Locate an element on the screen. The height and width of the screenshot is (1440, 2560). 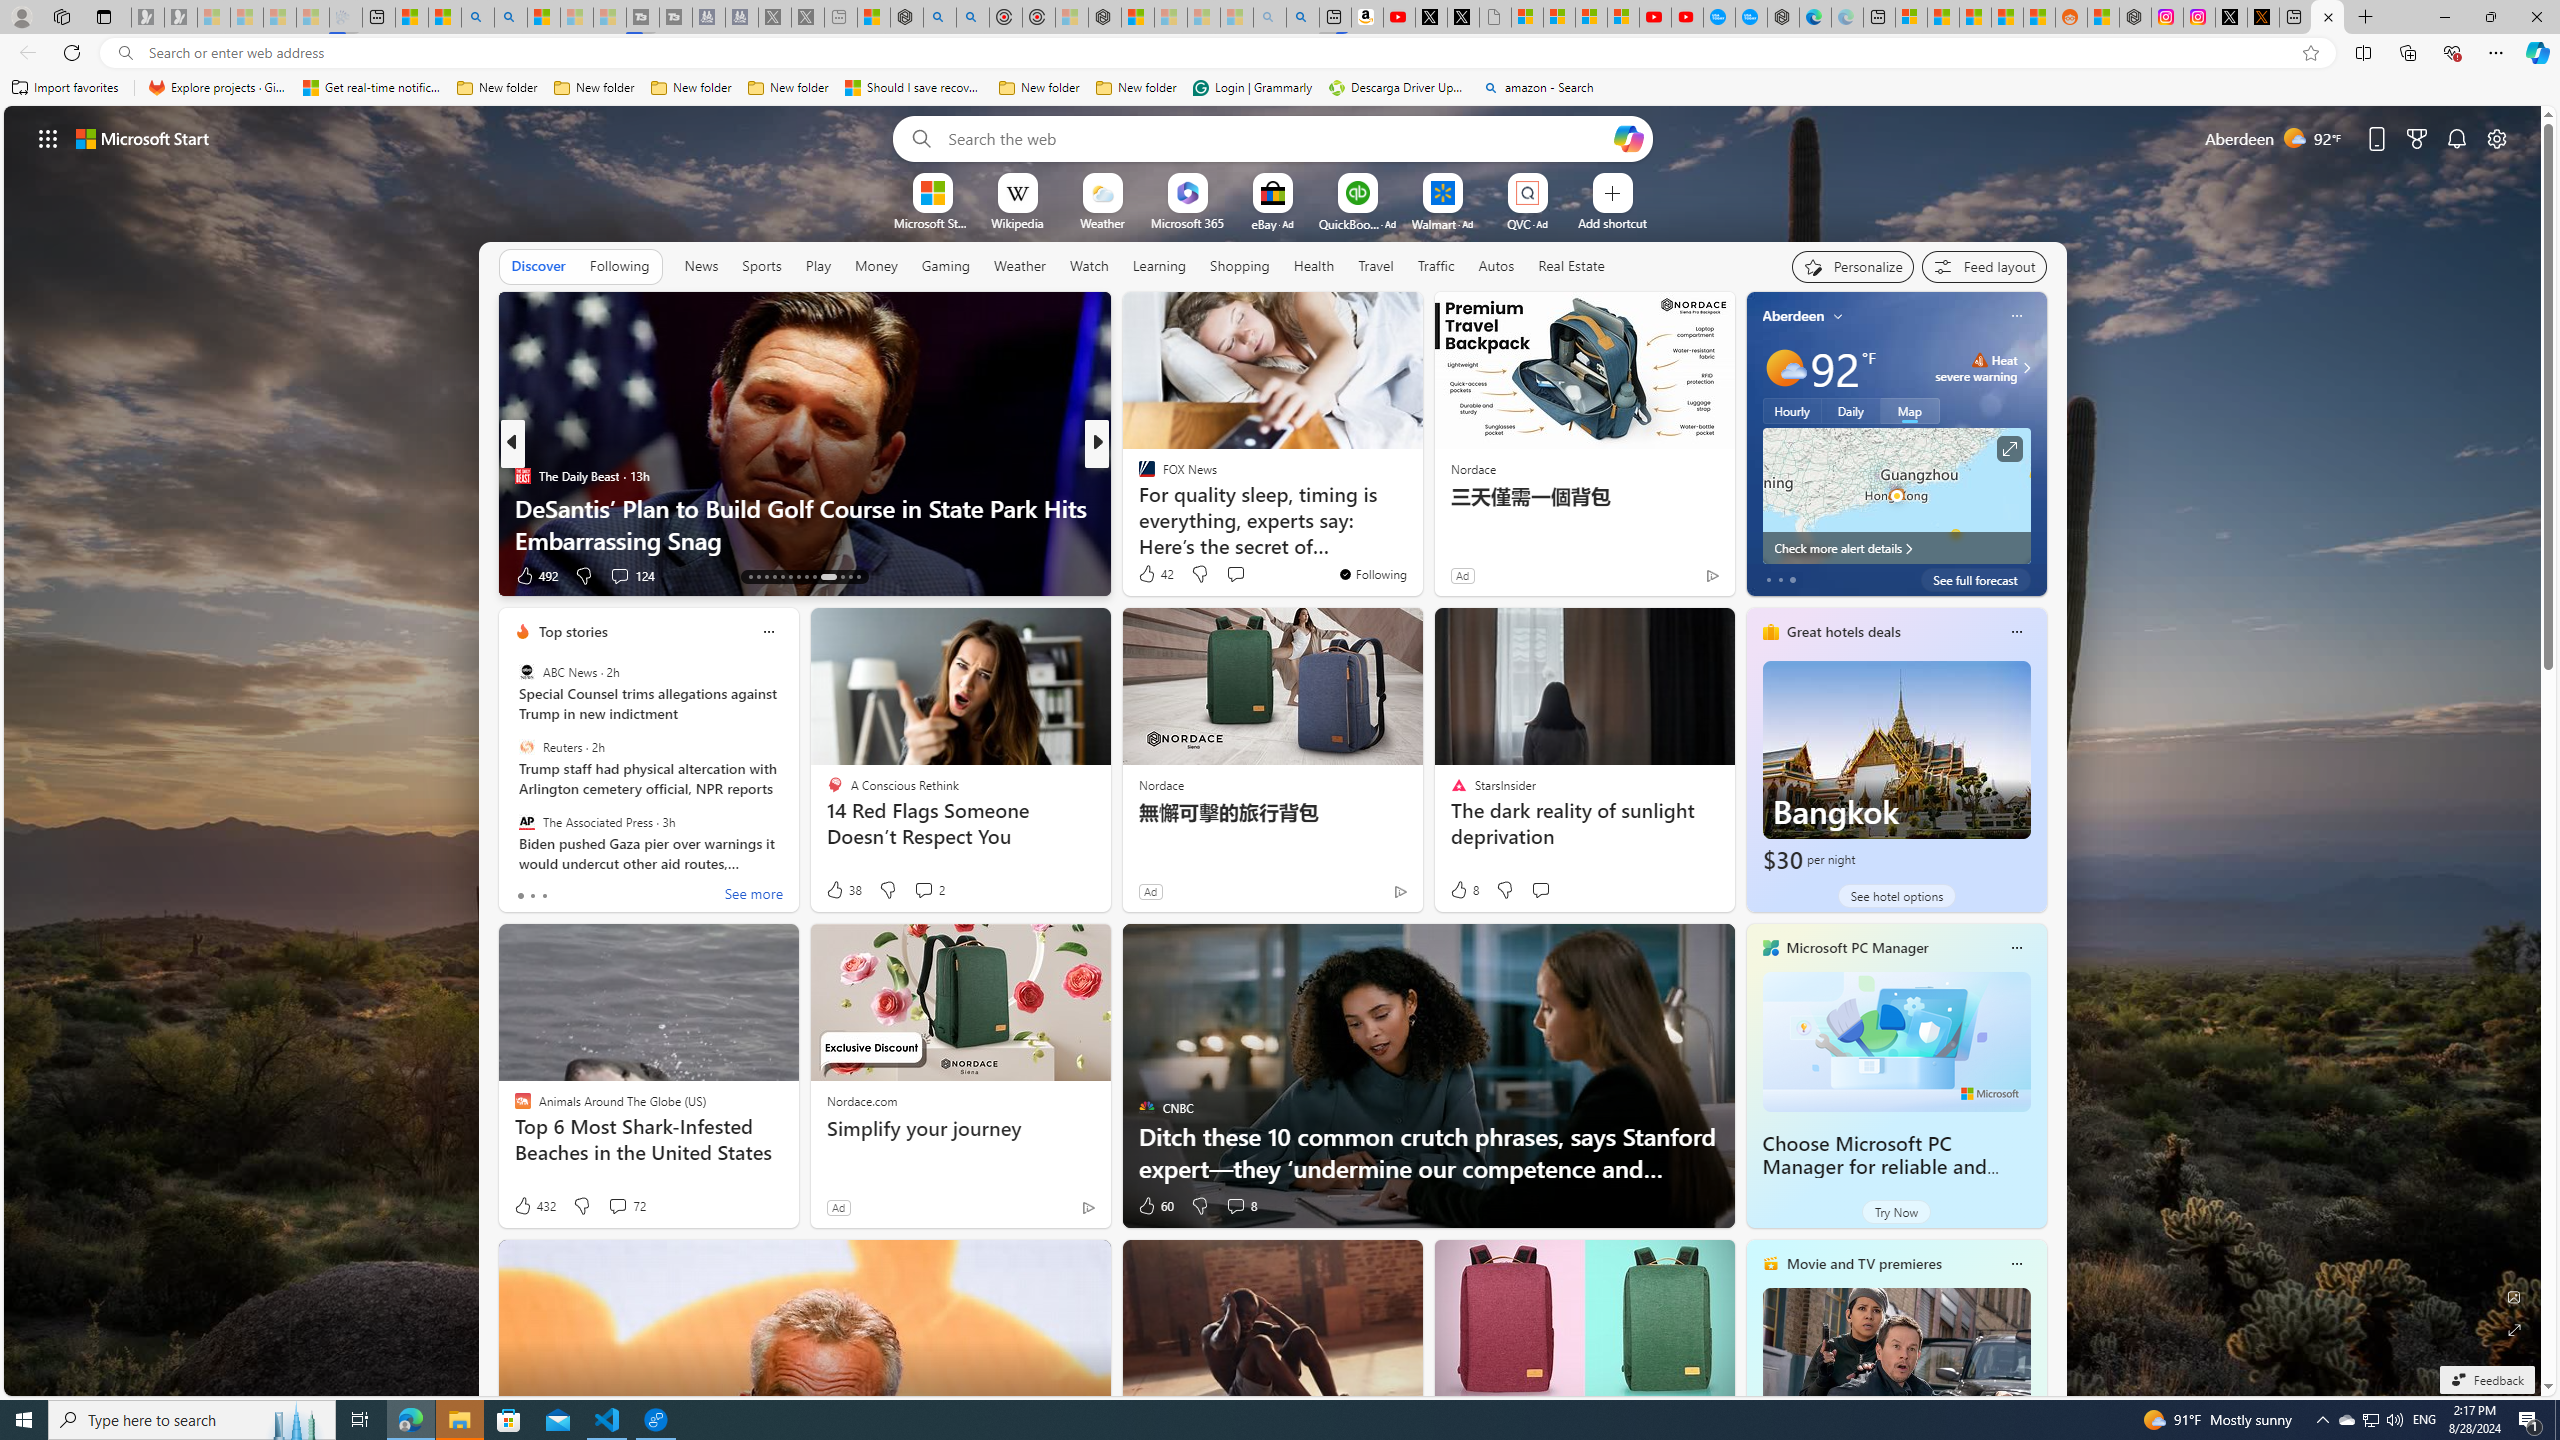
'AutomationID: tab-19' is located at coordinates (798, 577).